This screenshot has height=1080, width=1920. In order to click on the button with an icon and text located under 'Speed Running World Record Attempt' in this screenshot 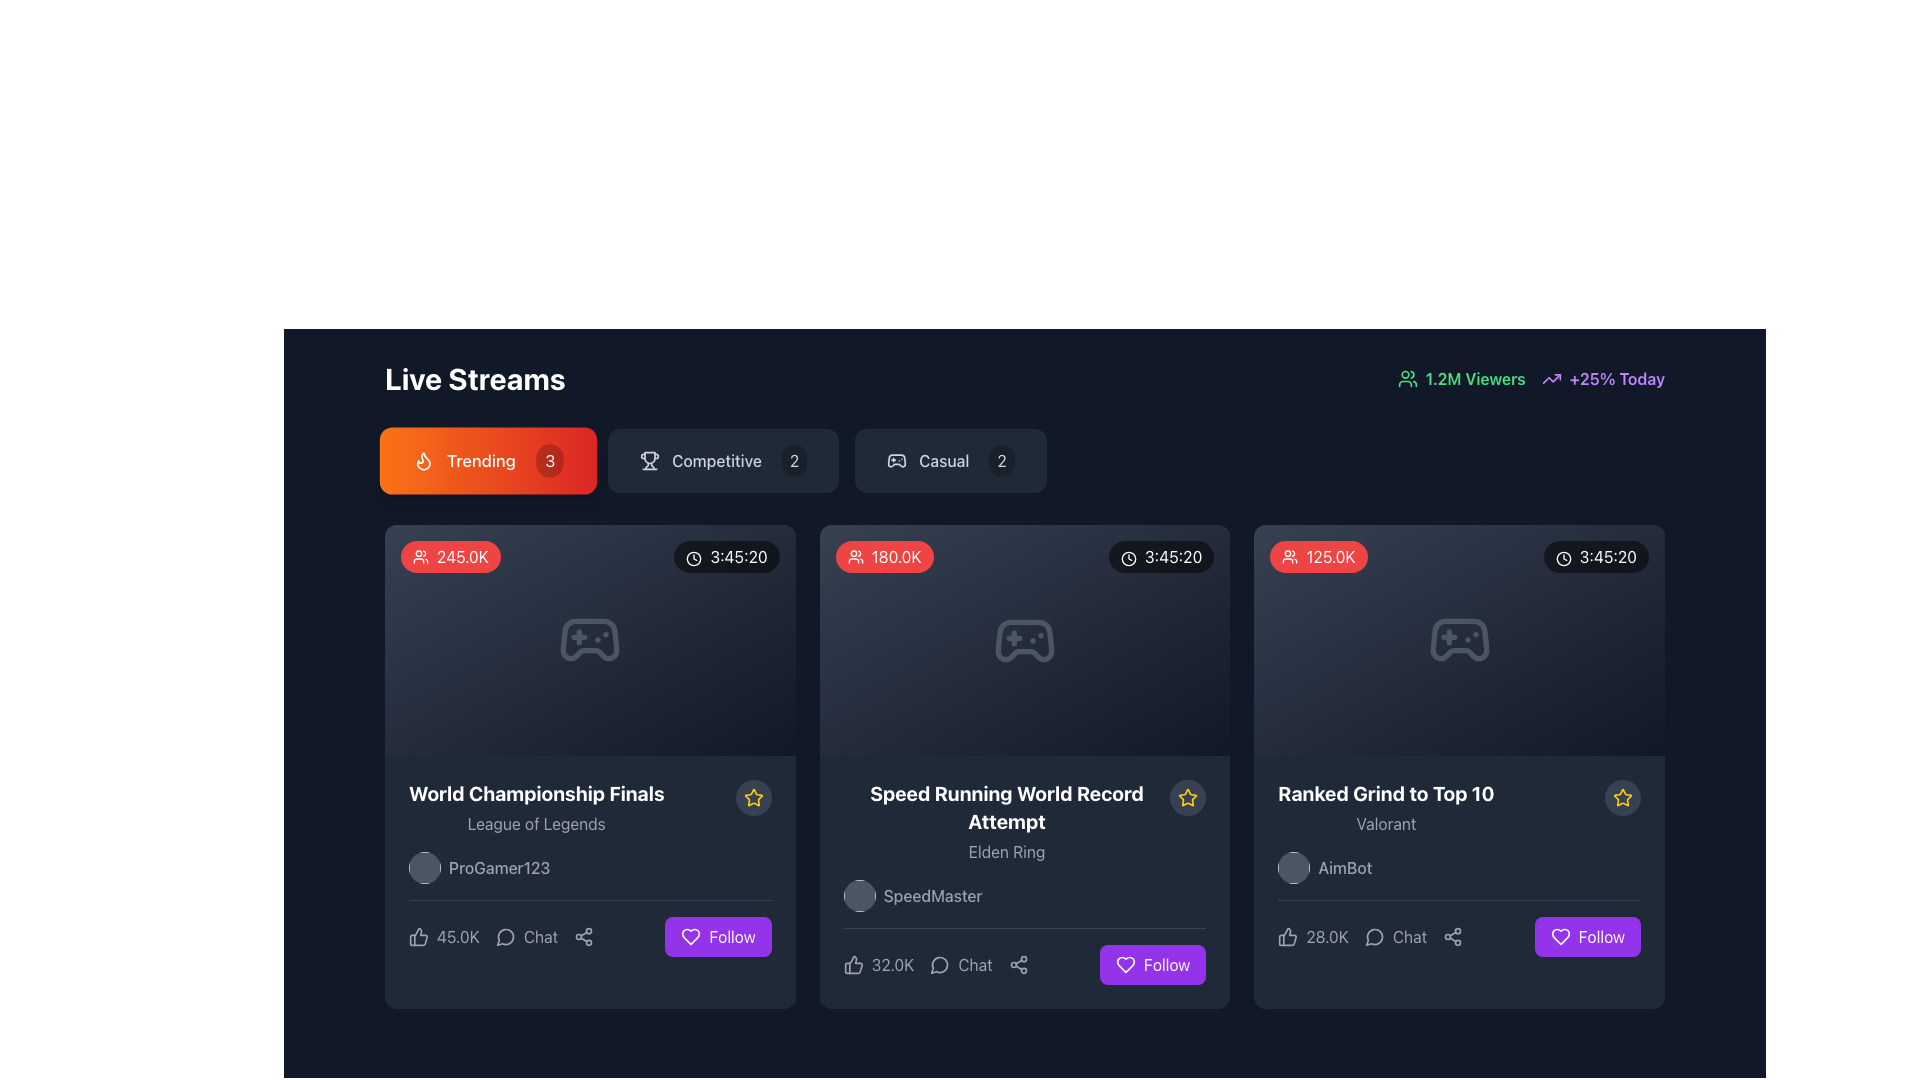, I will do `click(961, 963)`.